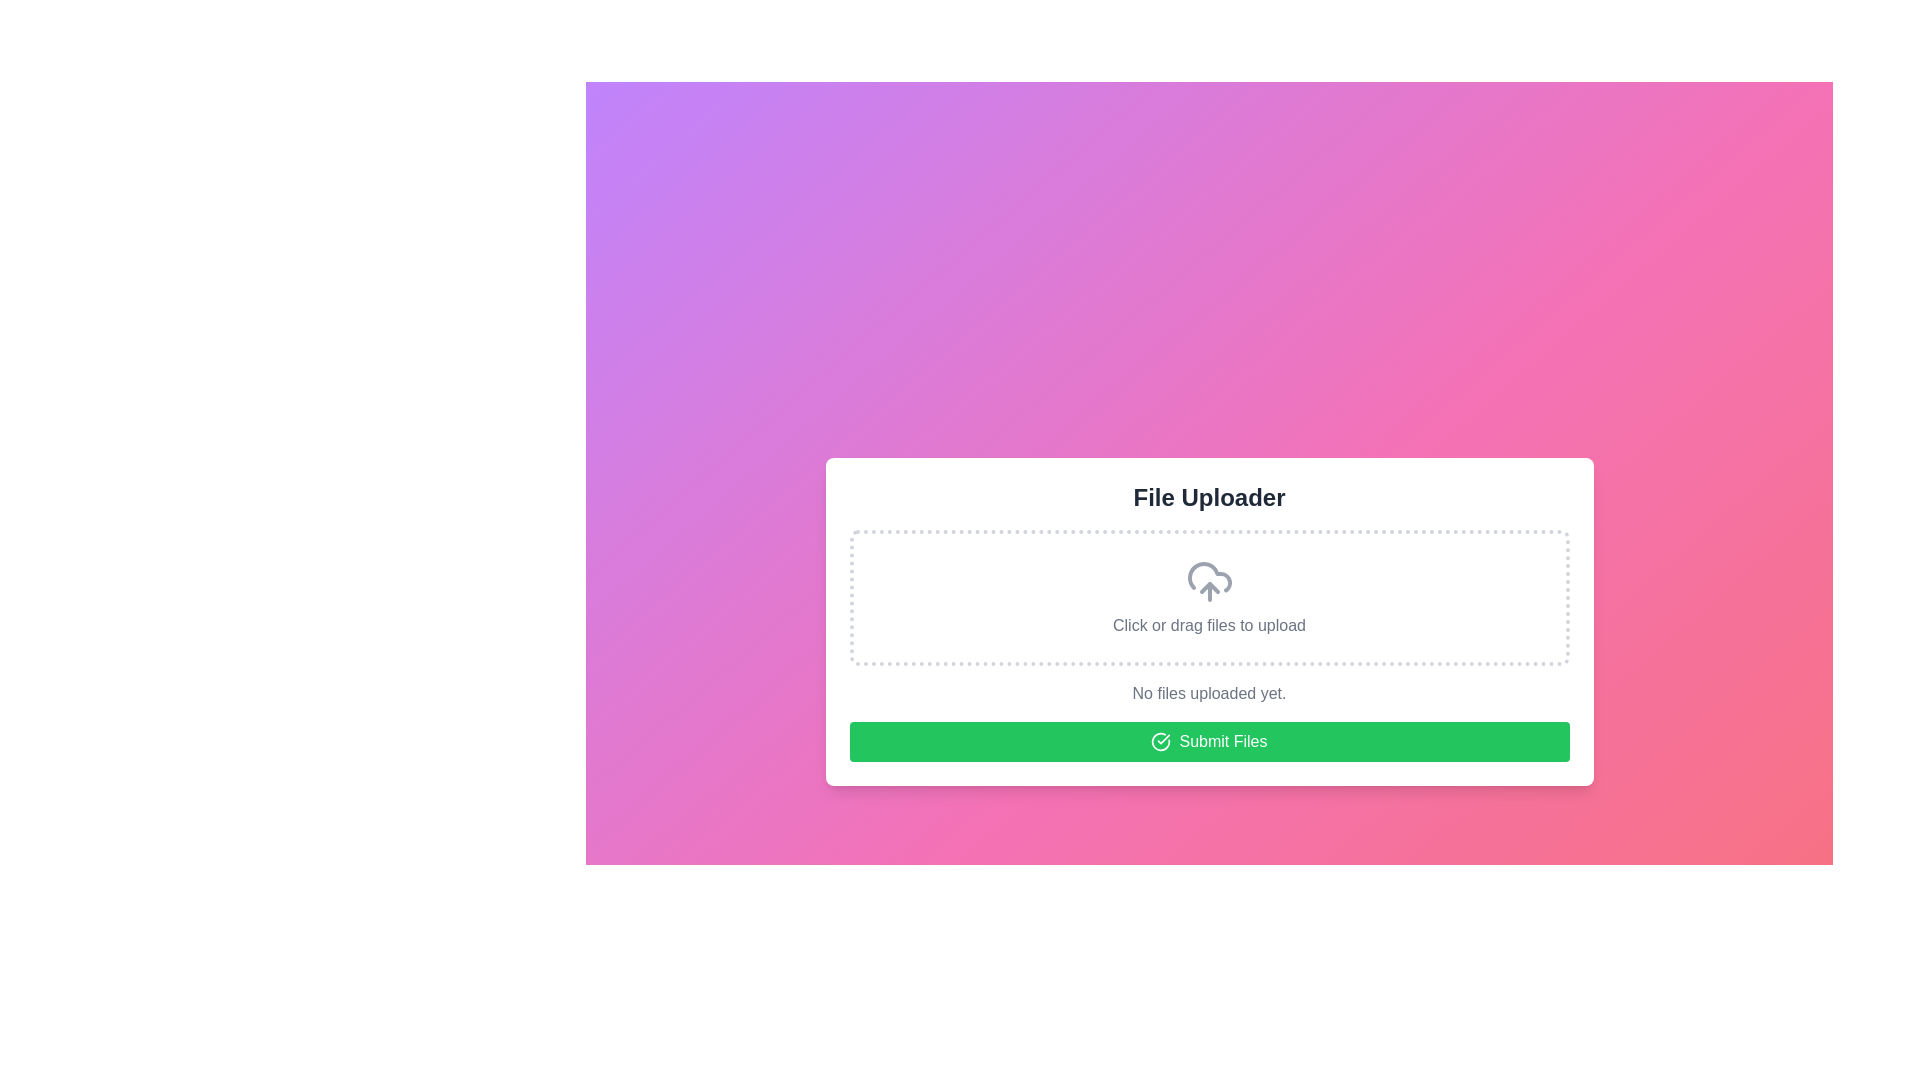  I want to click on the Text Label that indicates no files have been uploaded yet, positioned above the green 'Submit Files' button in the file uploader component, so click(1208, 693).